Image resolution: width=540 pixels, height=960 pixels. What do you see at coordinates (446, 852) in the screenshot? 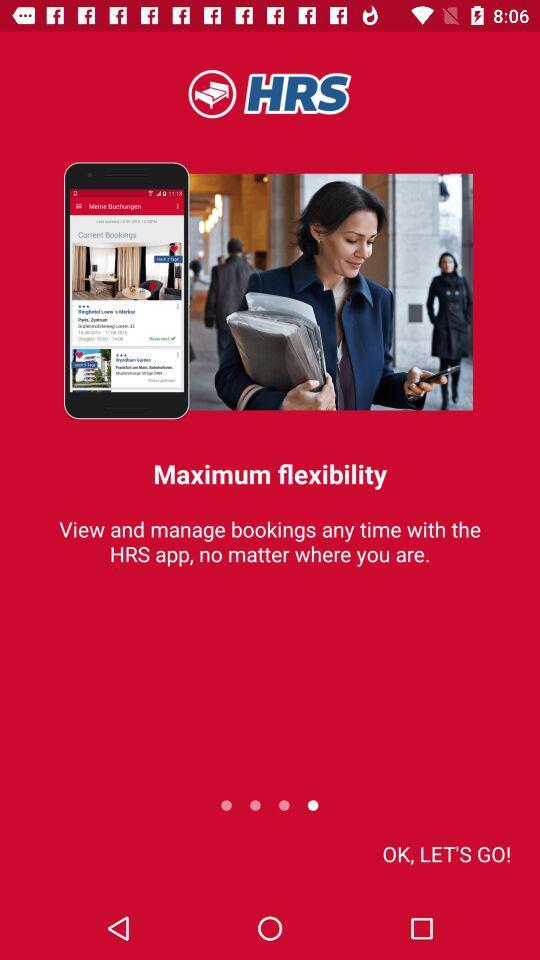
I see `the item at the bottom right corner` at bounding box center [446, 852].